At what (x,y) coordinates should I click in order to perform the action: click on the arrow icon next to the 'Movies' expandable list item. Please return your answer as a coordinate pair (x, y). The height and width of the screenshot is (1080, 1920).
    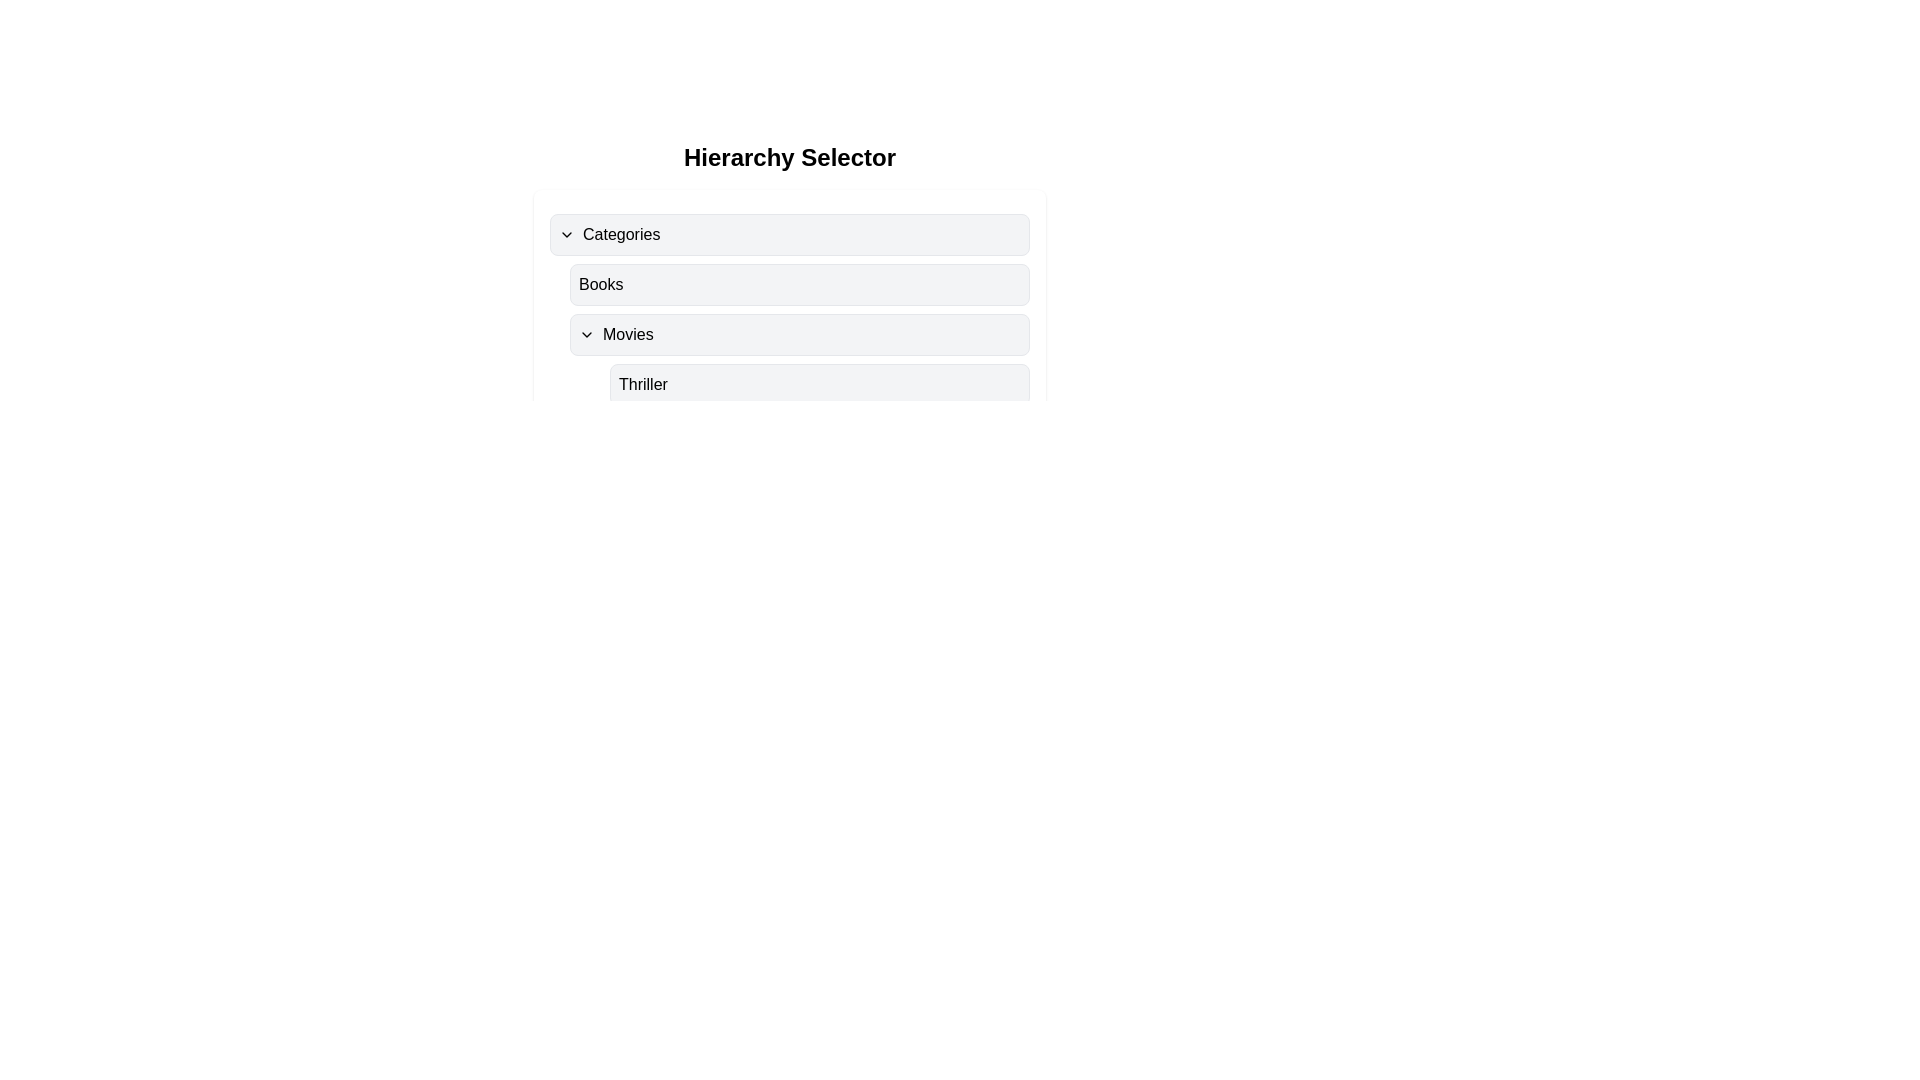
    Looking at the image, I should click on (615, 334).